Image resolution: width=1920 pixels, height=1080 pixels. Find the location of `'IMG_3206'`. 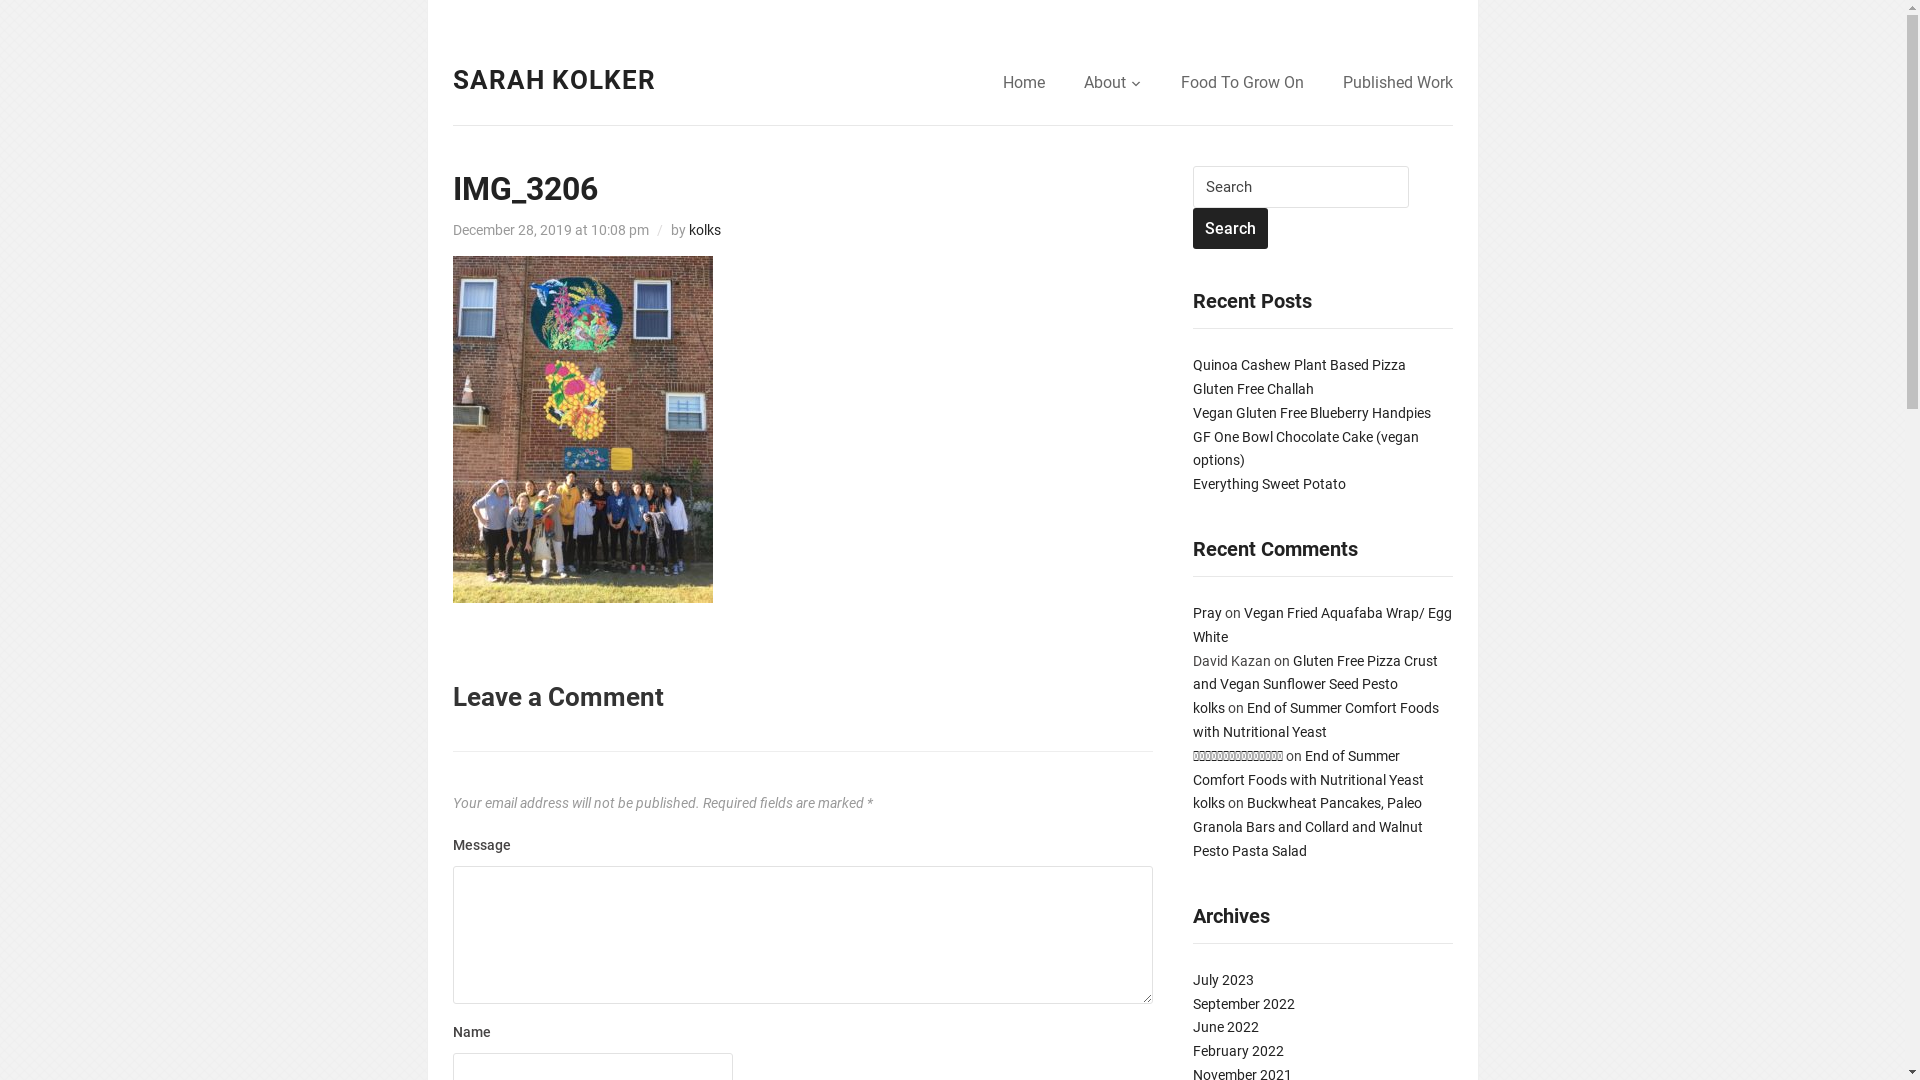

'IMG_3206' is located at coordinates (524, 189).